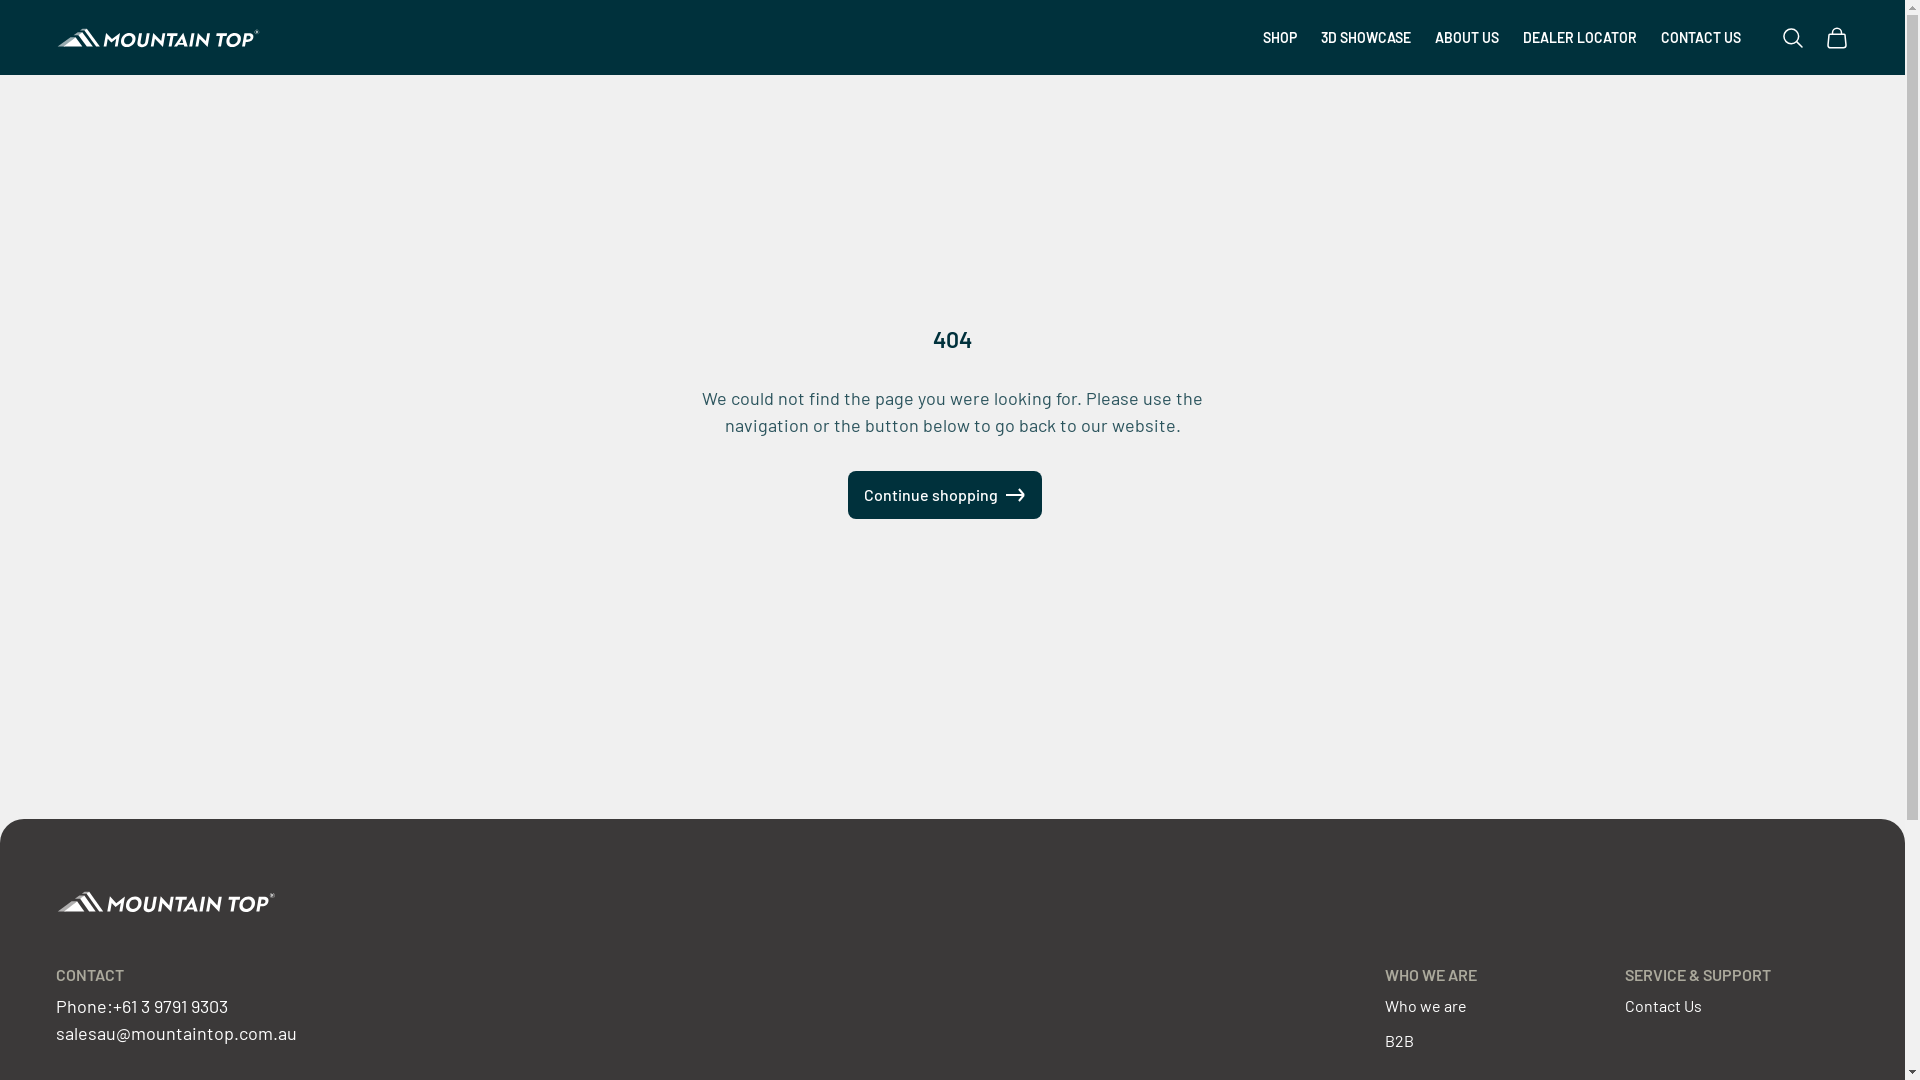 This screenshot has width=1920, height=1080. What do you see at coordinates (1424, 1005) in the screenshot?
I see `'Who we are'` at bounding box center [1424, 1005].